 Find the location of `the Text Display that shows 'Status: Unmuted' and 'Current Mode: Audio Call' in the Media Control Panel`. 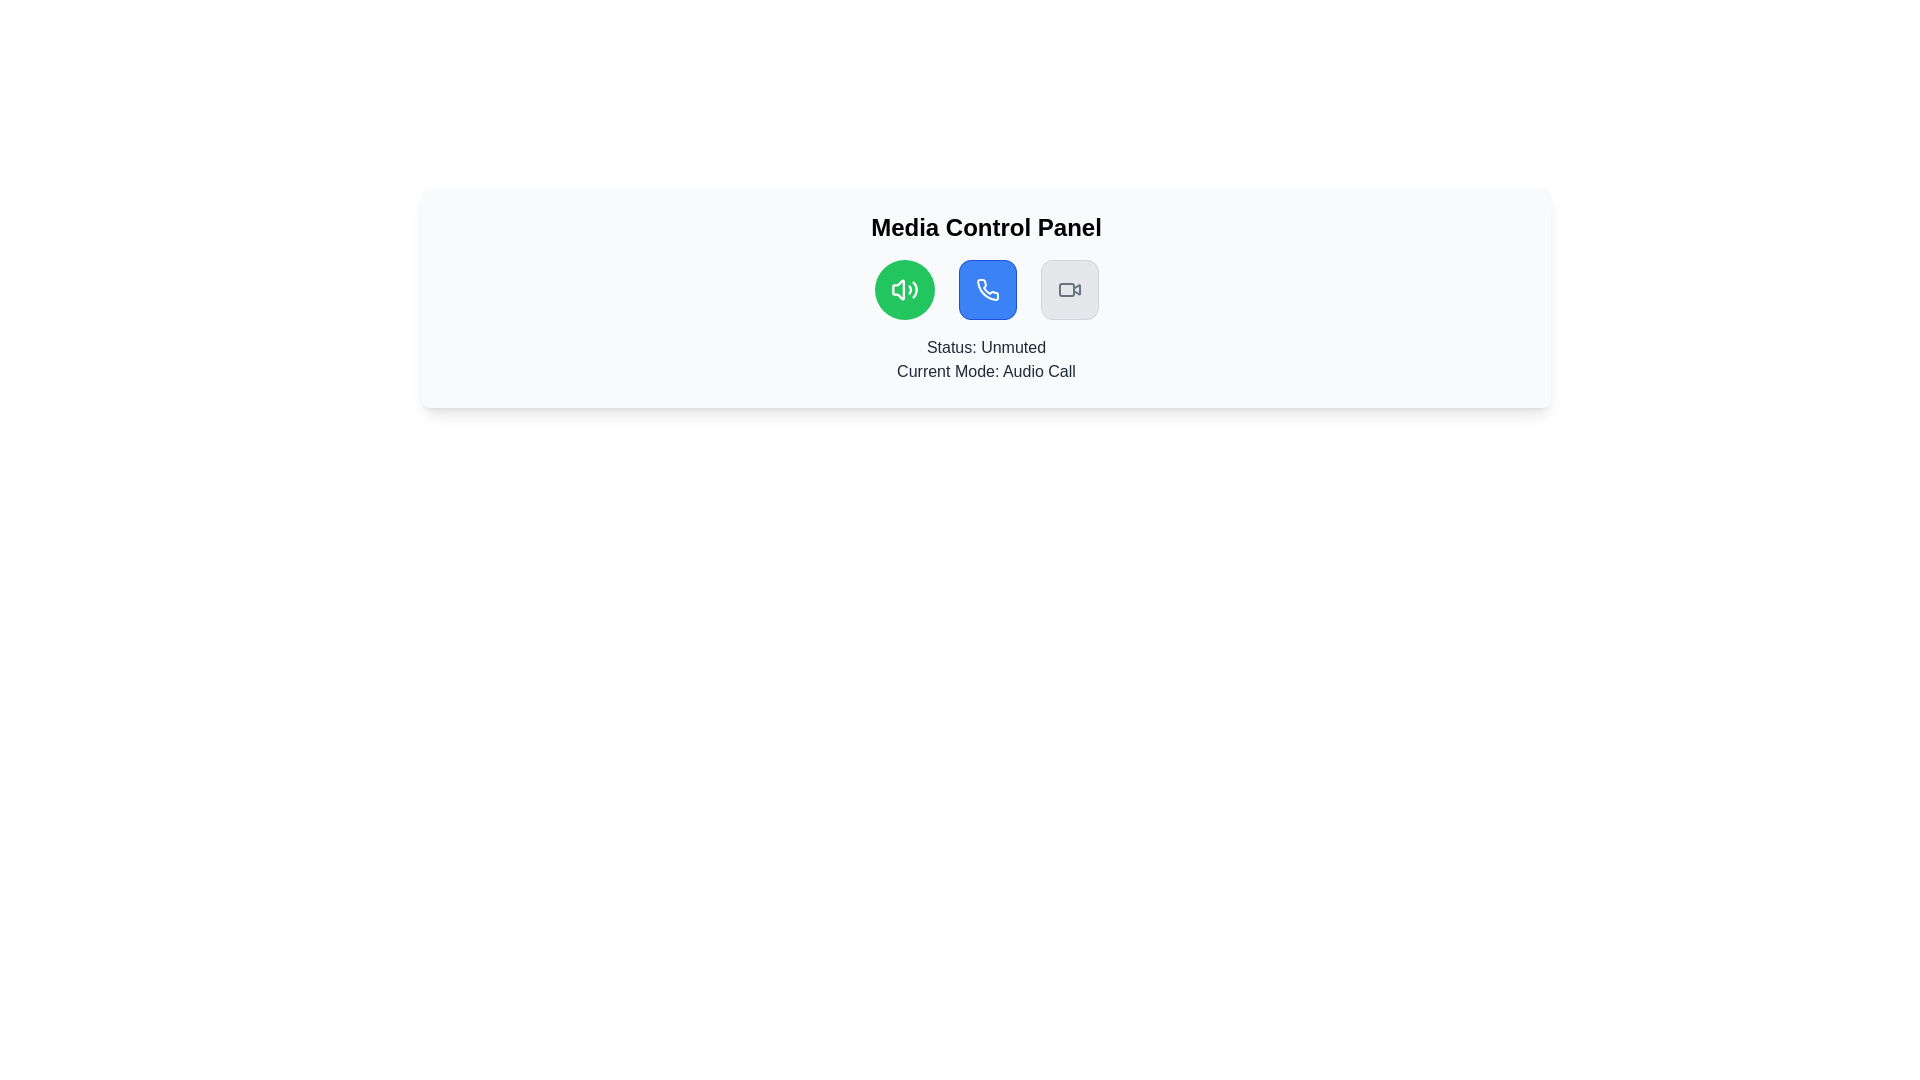

the Text Display that shows 'Status: Unmuted' and 'Current Mode: Audio Call' in the Media Control Panel is located at coordinates (986, 358).